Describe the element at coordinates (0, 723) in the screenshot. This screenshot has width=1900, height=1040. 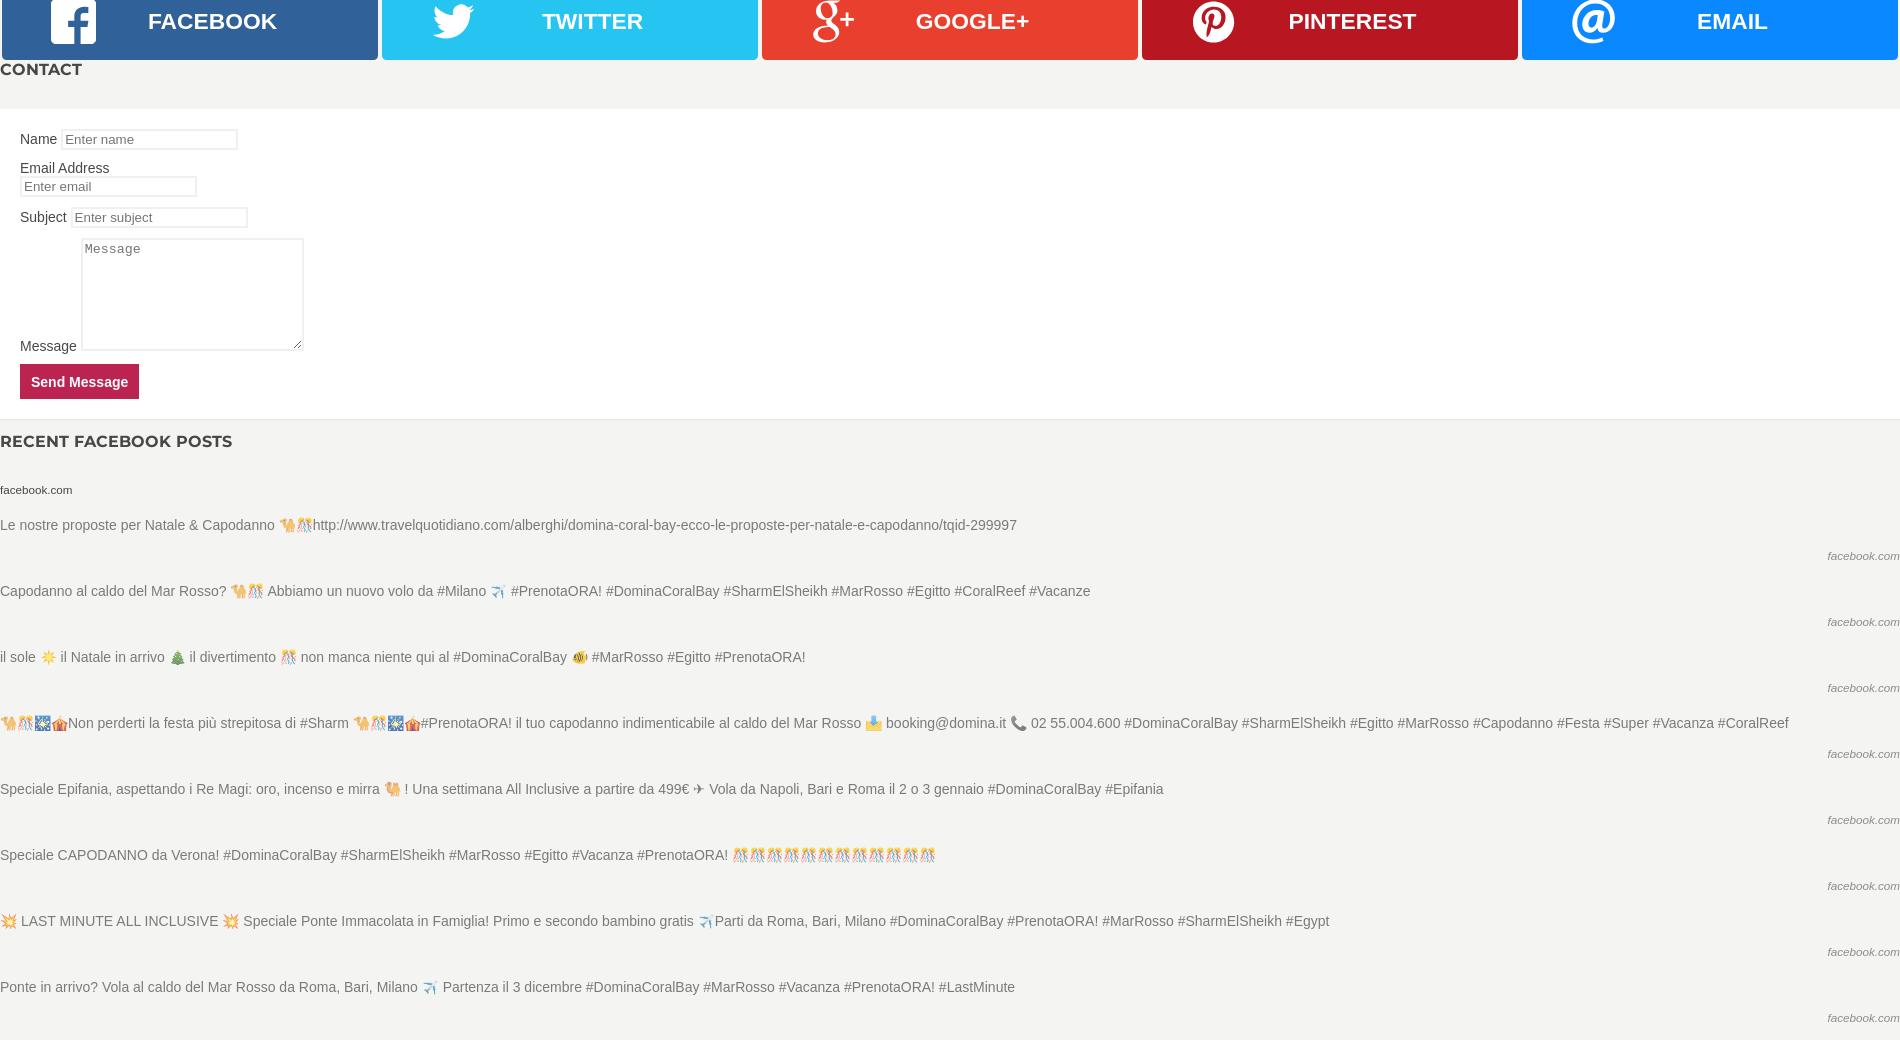
I see `'🐪🎊🎇🎪Non perderti la festa più strepitosa di #Sharm 🐪🎊🎇🎪#PrenotaORA! il tuo capodanno indimenticabile al caldo del Mar Rosso 

📩 booking@domina.it
📞 02 55.004.600

#DominaCoralBay #SharmElSheikh #Egitto #MarRosso #Capodanno #Festa #Super #Vacanza #CoralReef'` at that location.